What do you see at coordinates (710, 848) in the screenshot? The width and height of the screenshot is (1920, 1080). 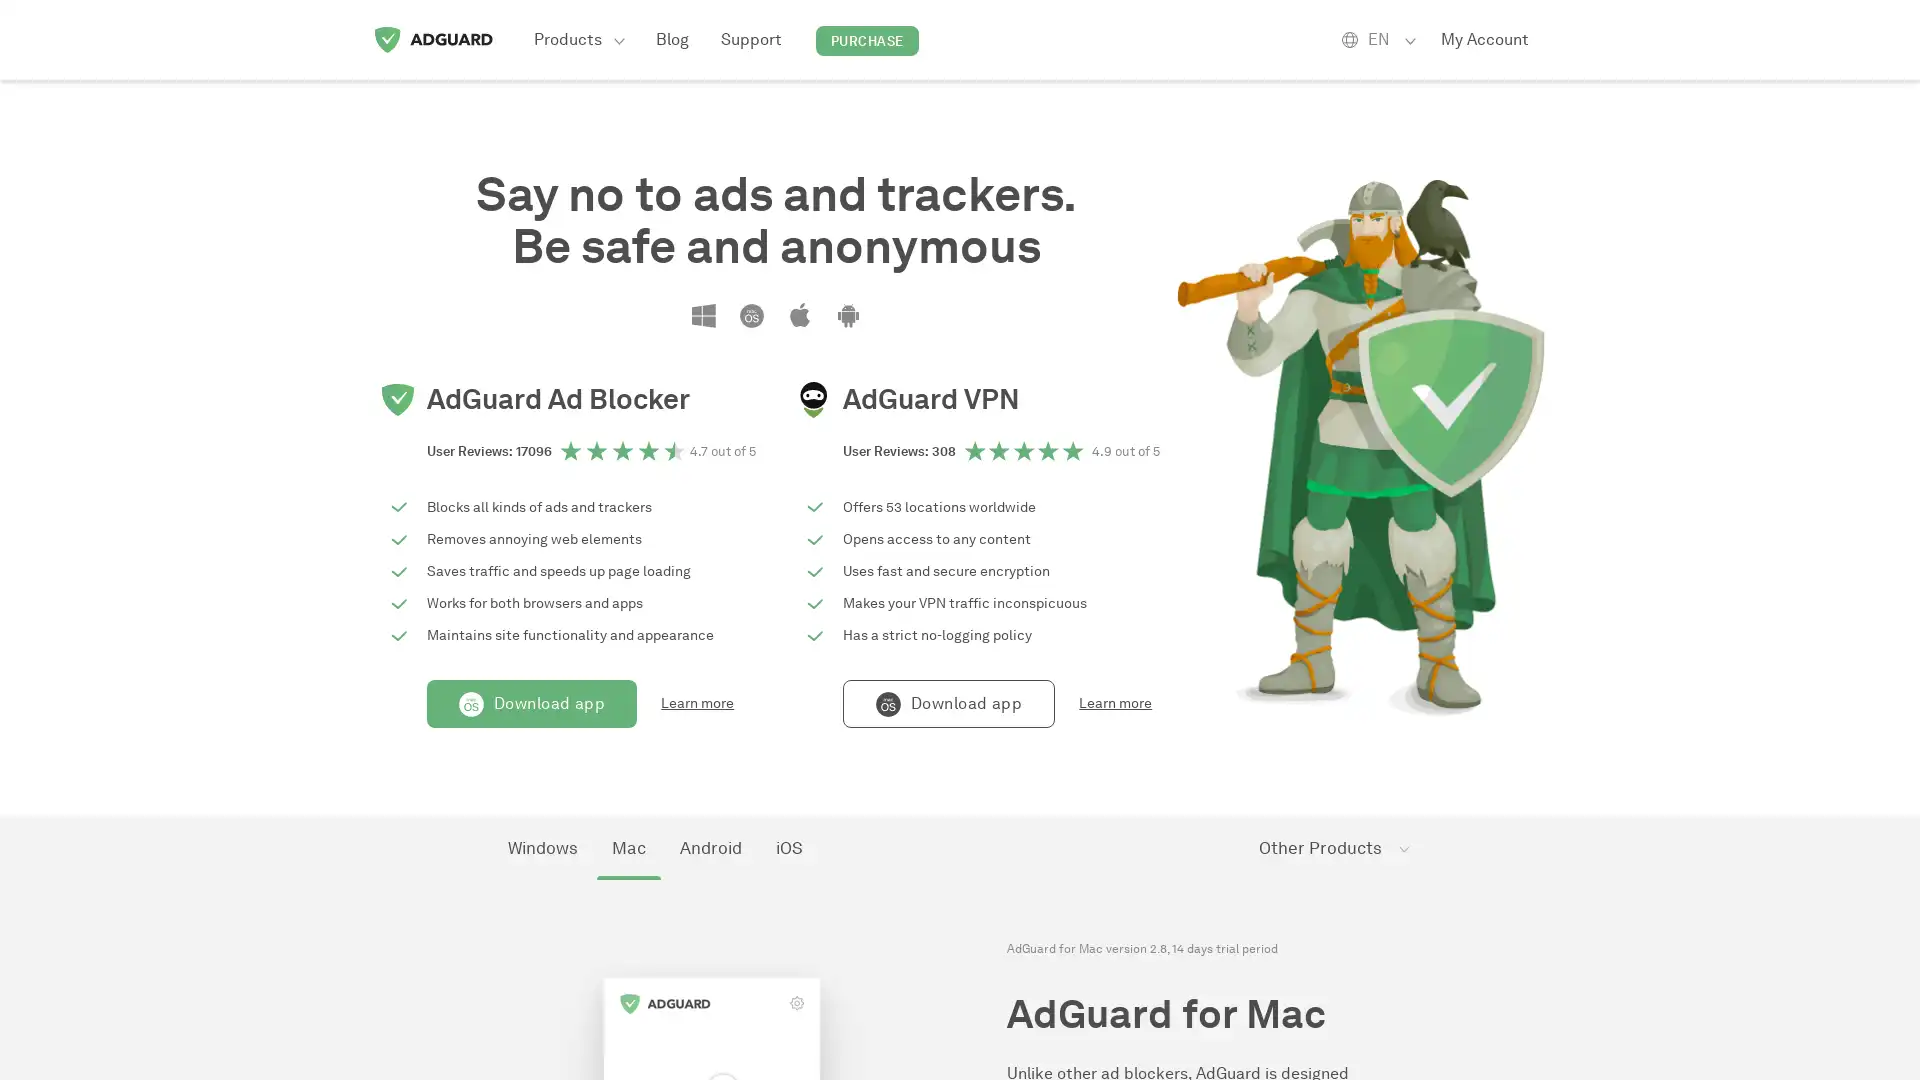 I see `Android` at bounding box center [710, 848].